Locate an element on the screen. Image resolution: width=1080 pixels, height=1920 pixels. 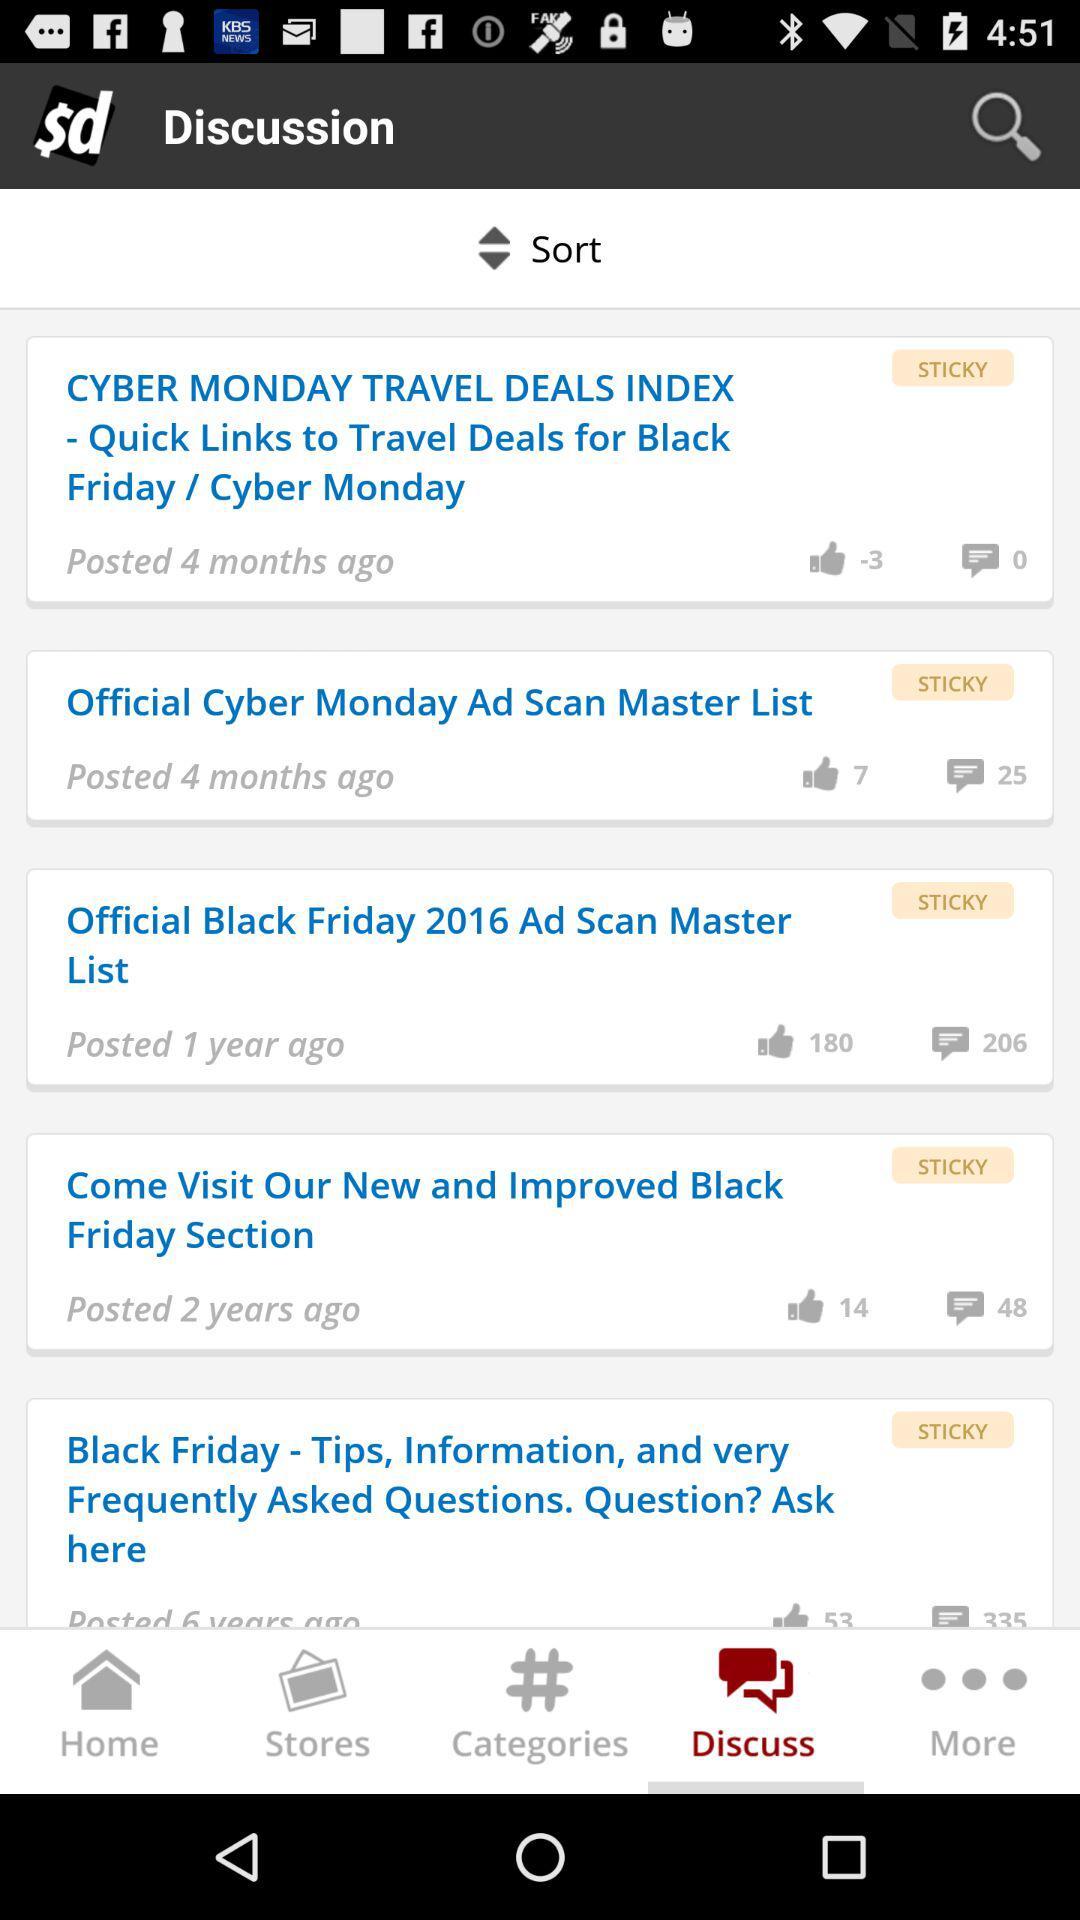
app above the come visit our item is located at coordinates (205, 1042).